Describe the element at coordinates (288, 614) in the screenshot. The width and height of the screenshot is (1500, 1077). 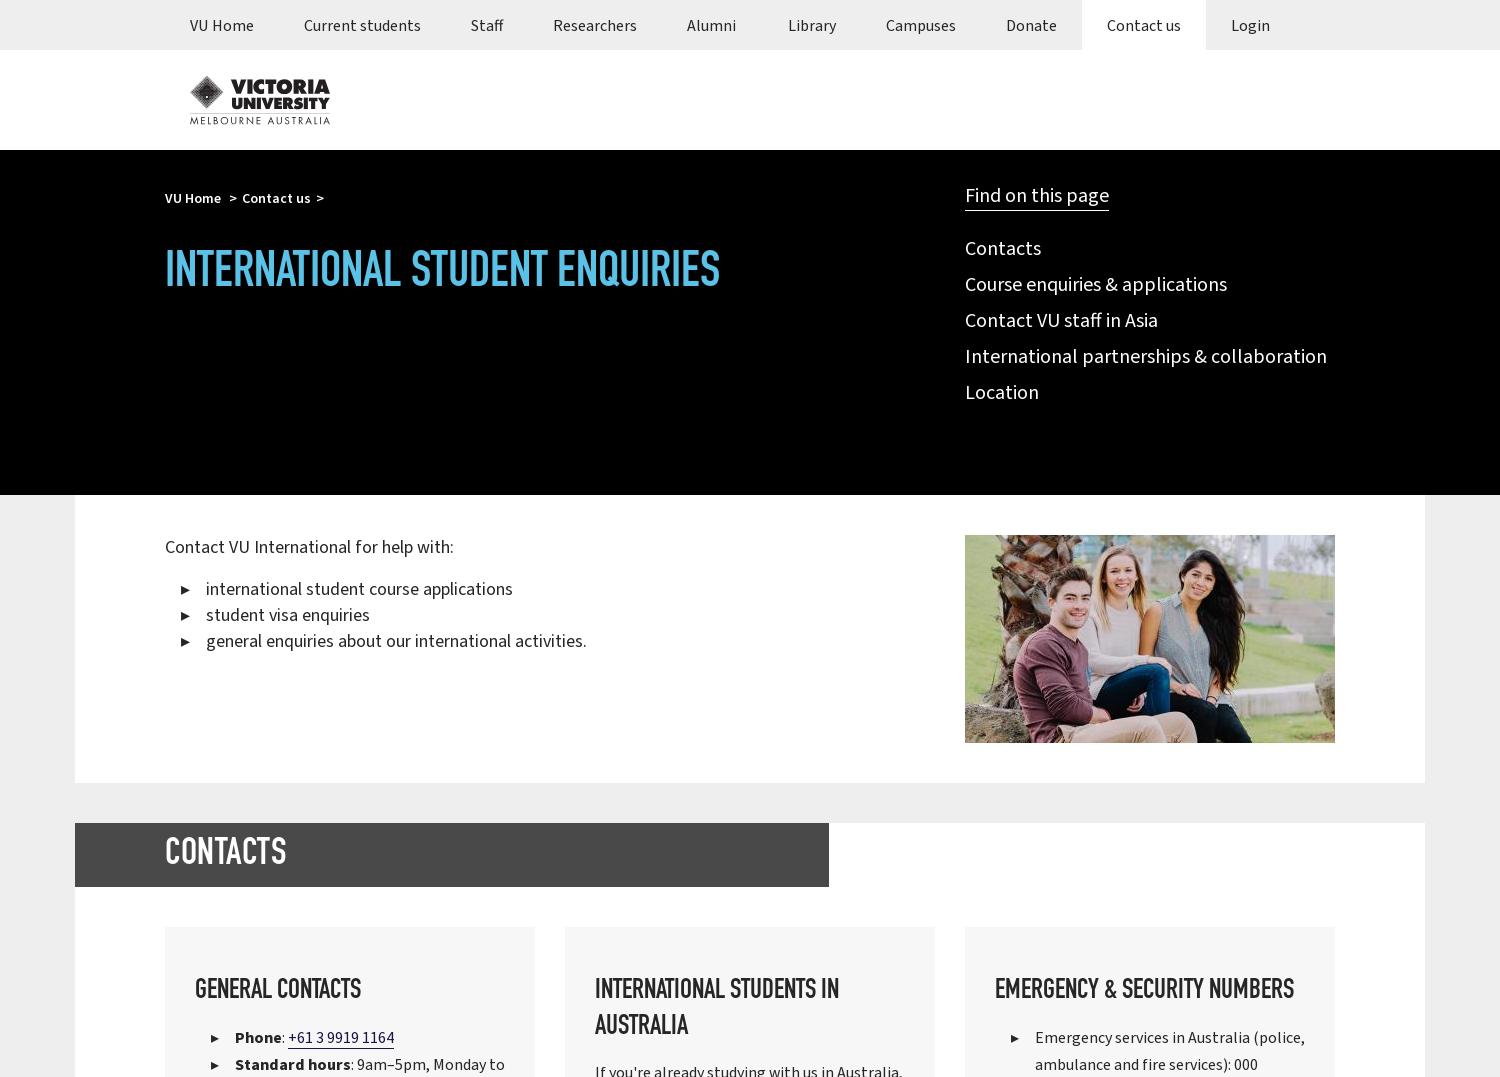
I see `'student visa enquiries'` at that location.